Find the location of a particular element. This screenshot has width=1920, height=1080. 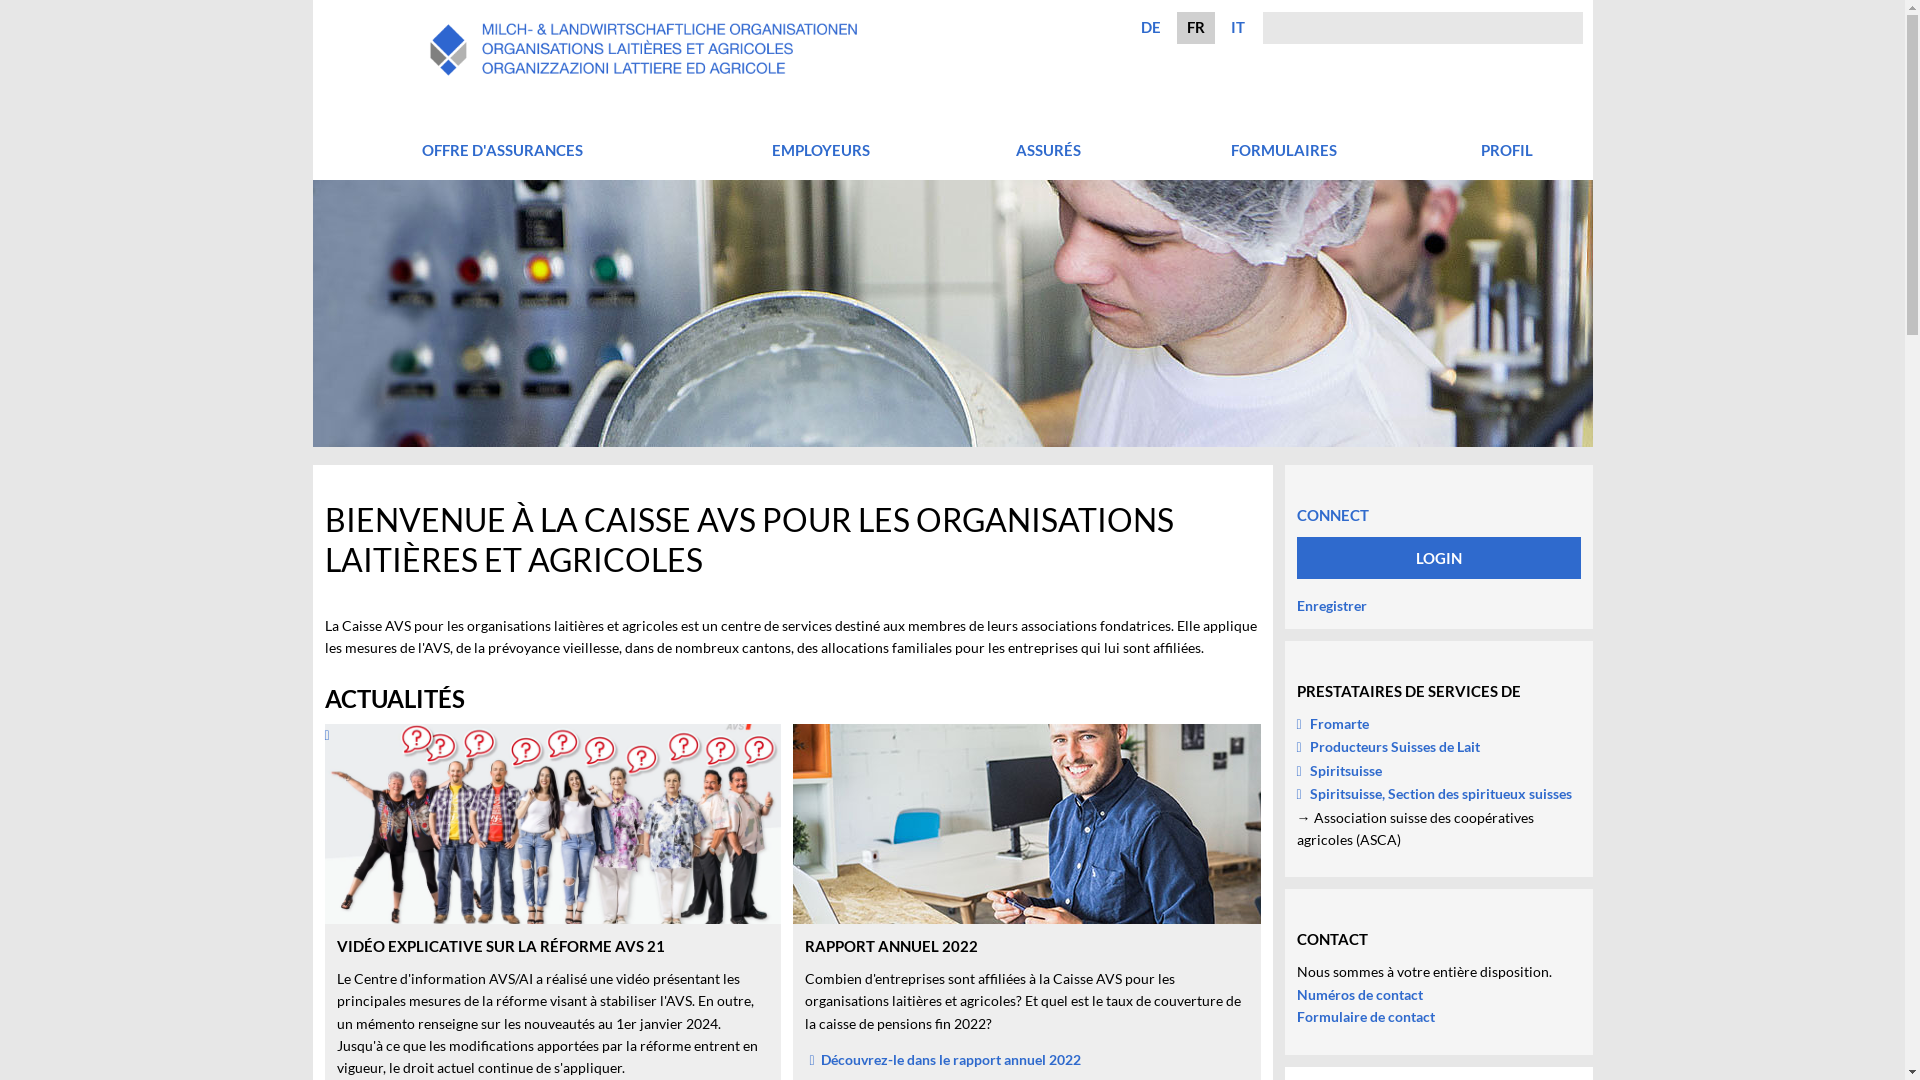

'Formulaire de contact' is located at coordinates (1363, 1016).